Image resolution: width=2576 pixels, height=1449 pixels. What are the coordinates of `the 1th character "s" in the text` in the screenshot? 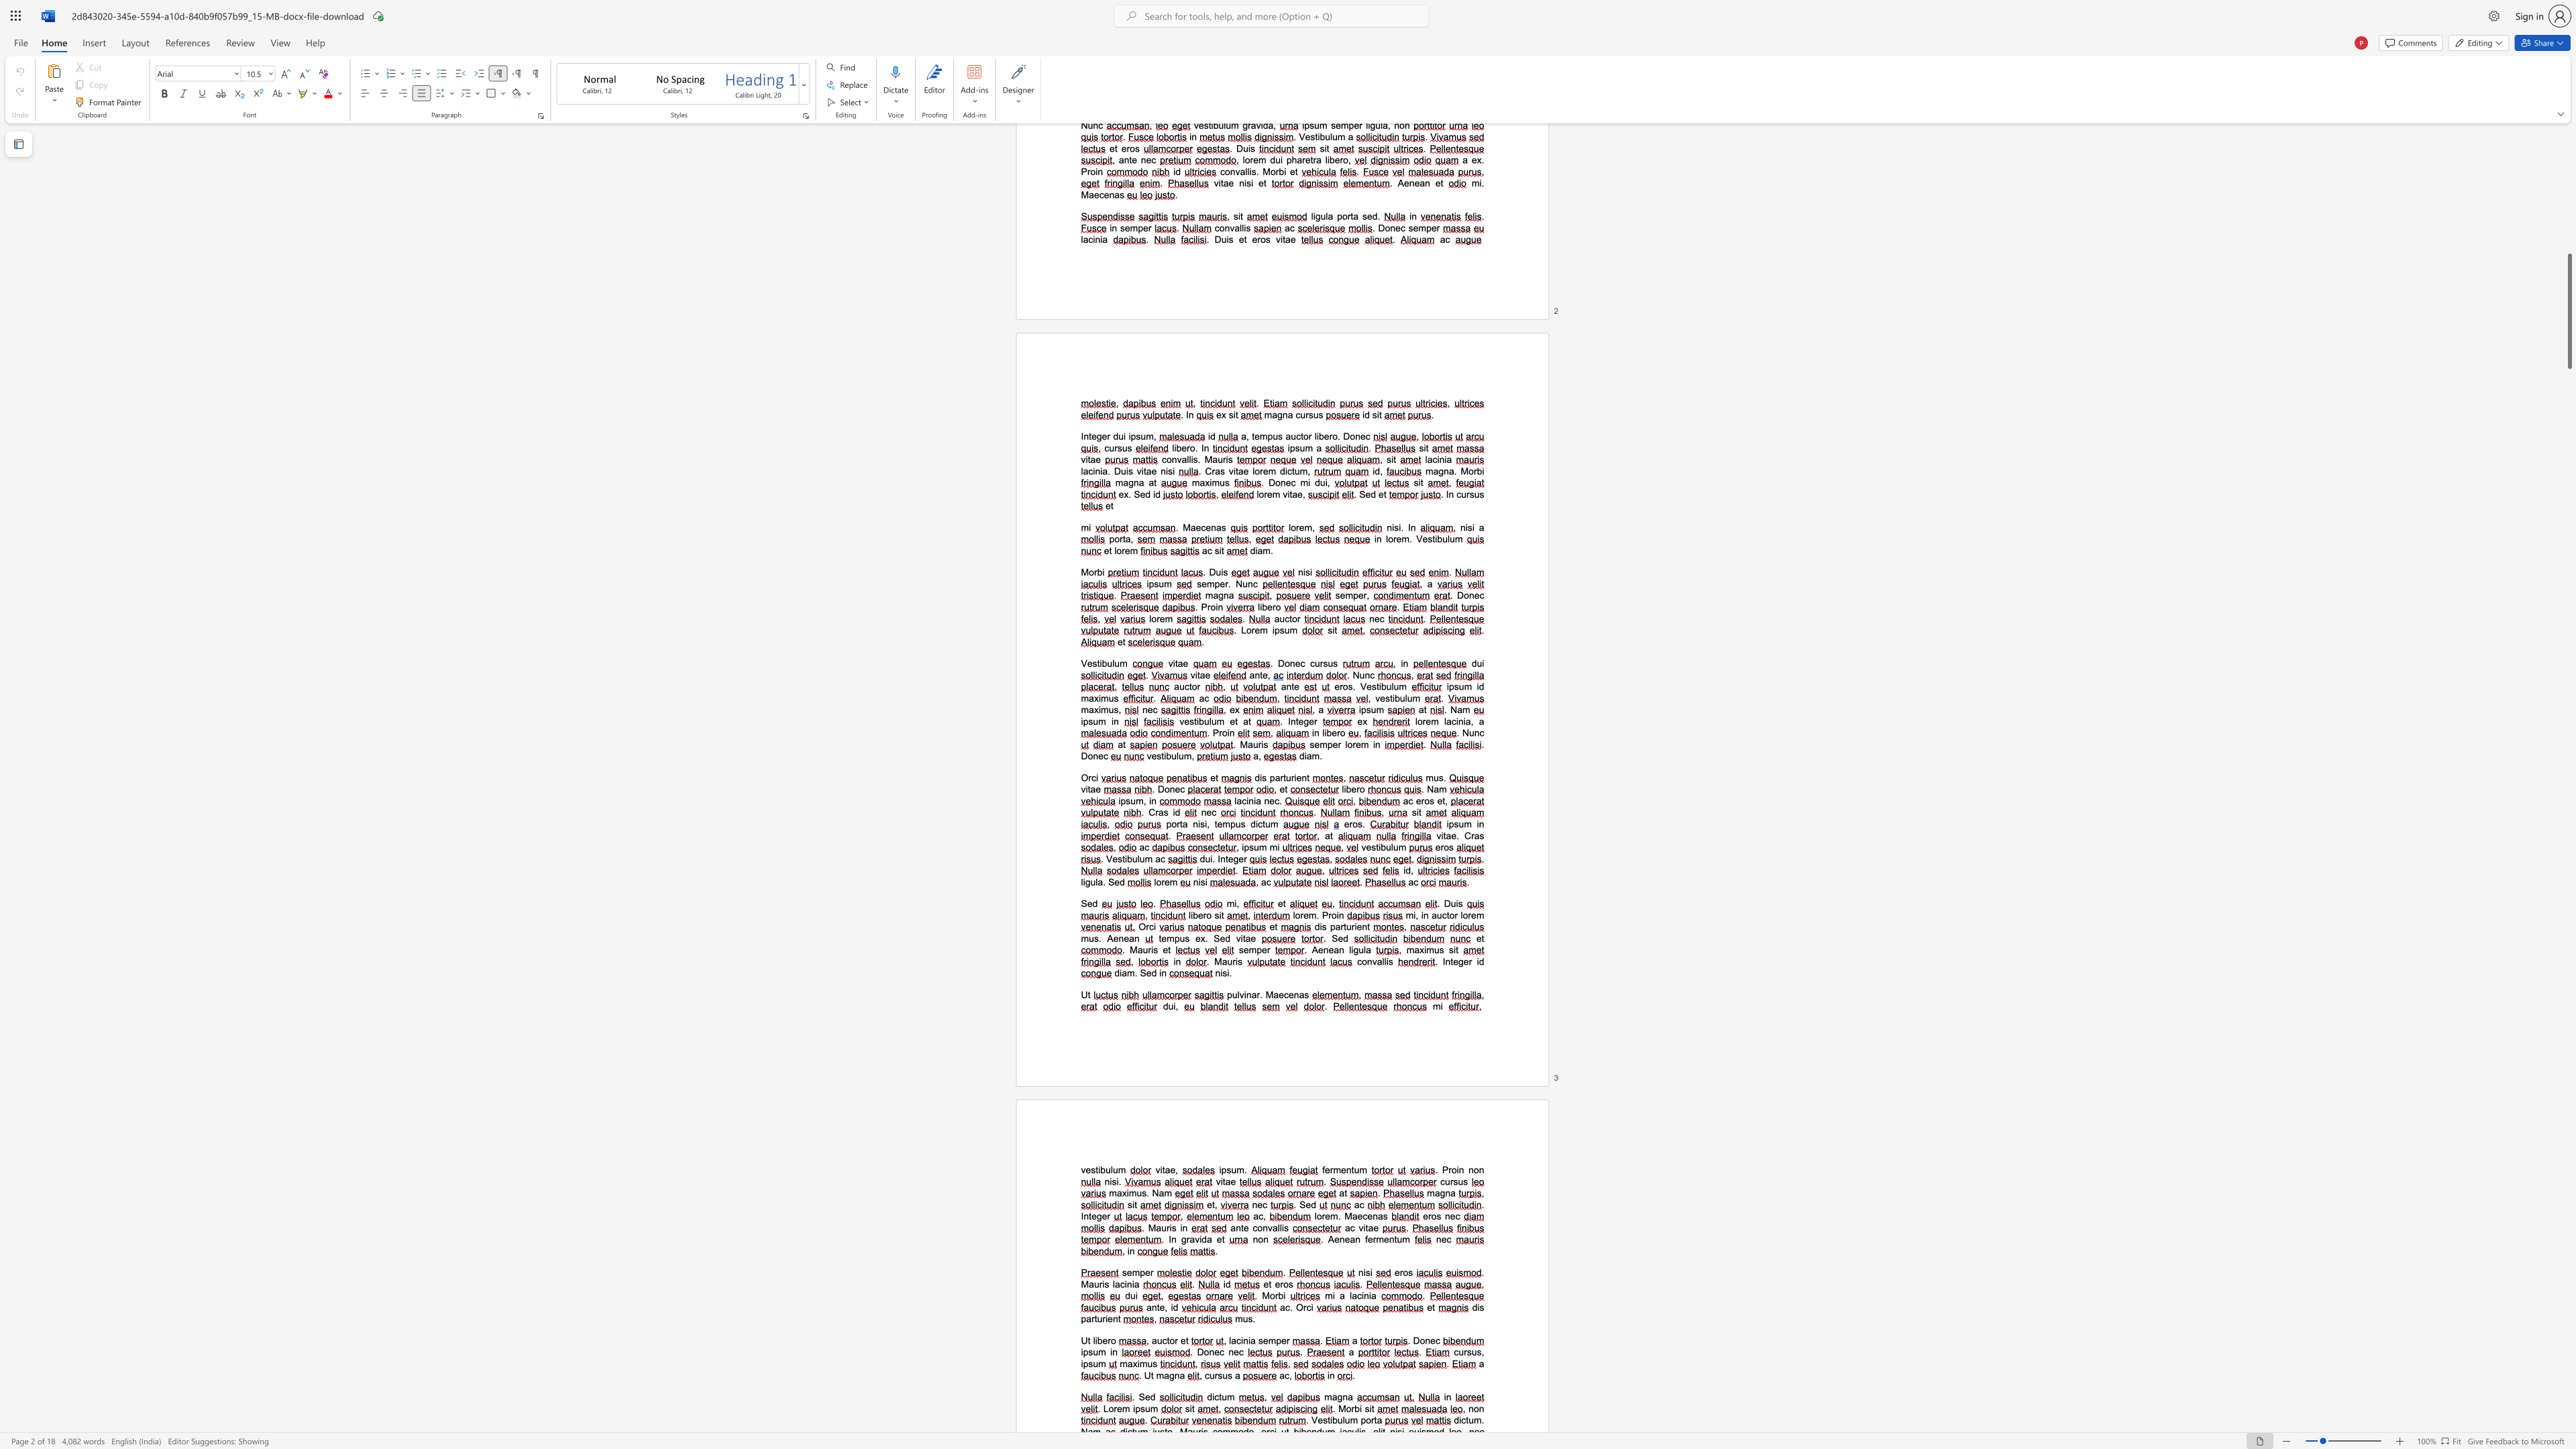 It's located at (1173, 1227).